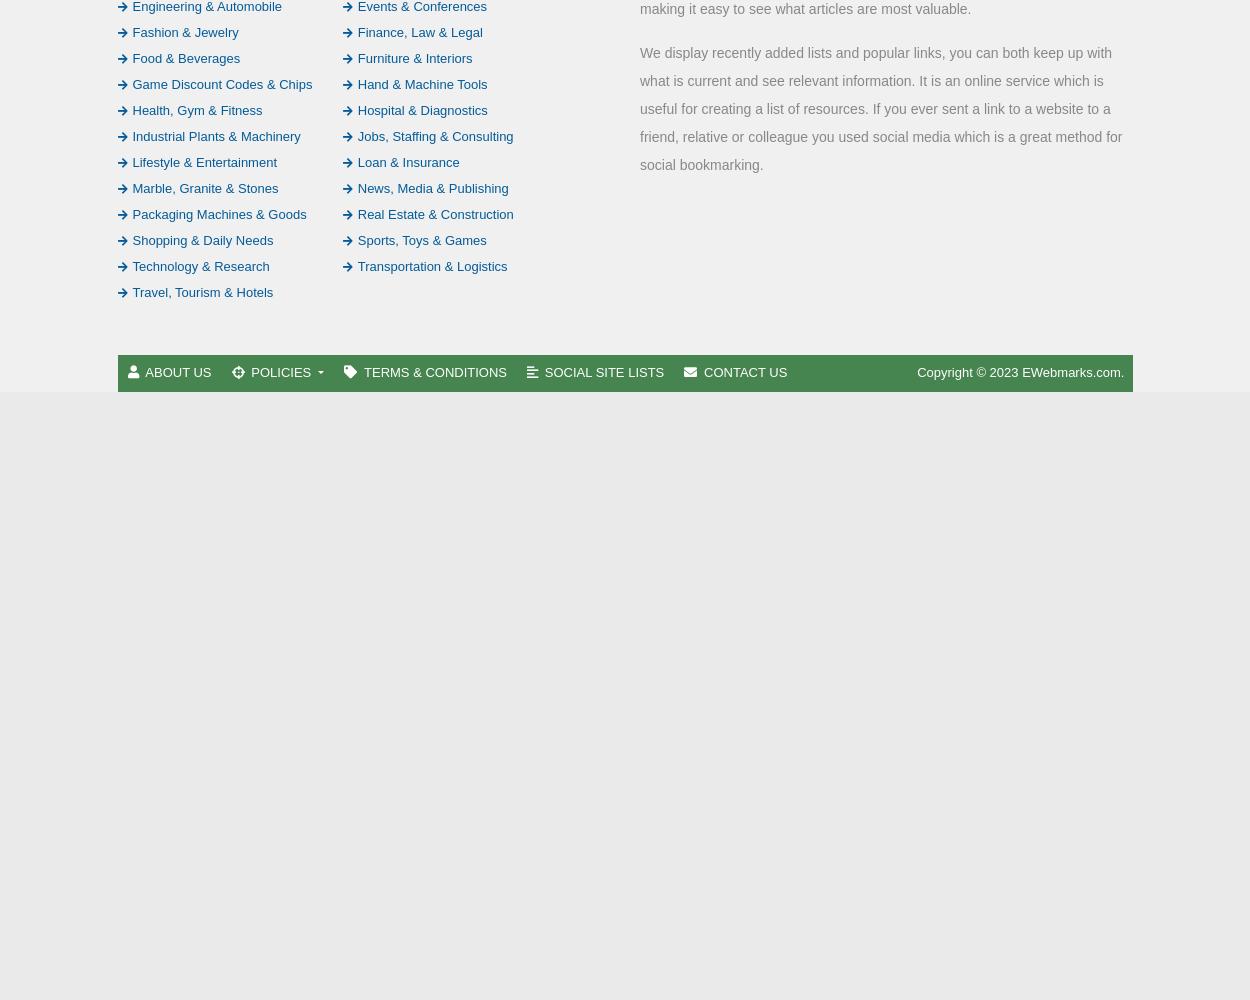  I want to click on 'Furniture & Interiors', so click(414, 57).